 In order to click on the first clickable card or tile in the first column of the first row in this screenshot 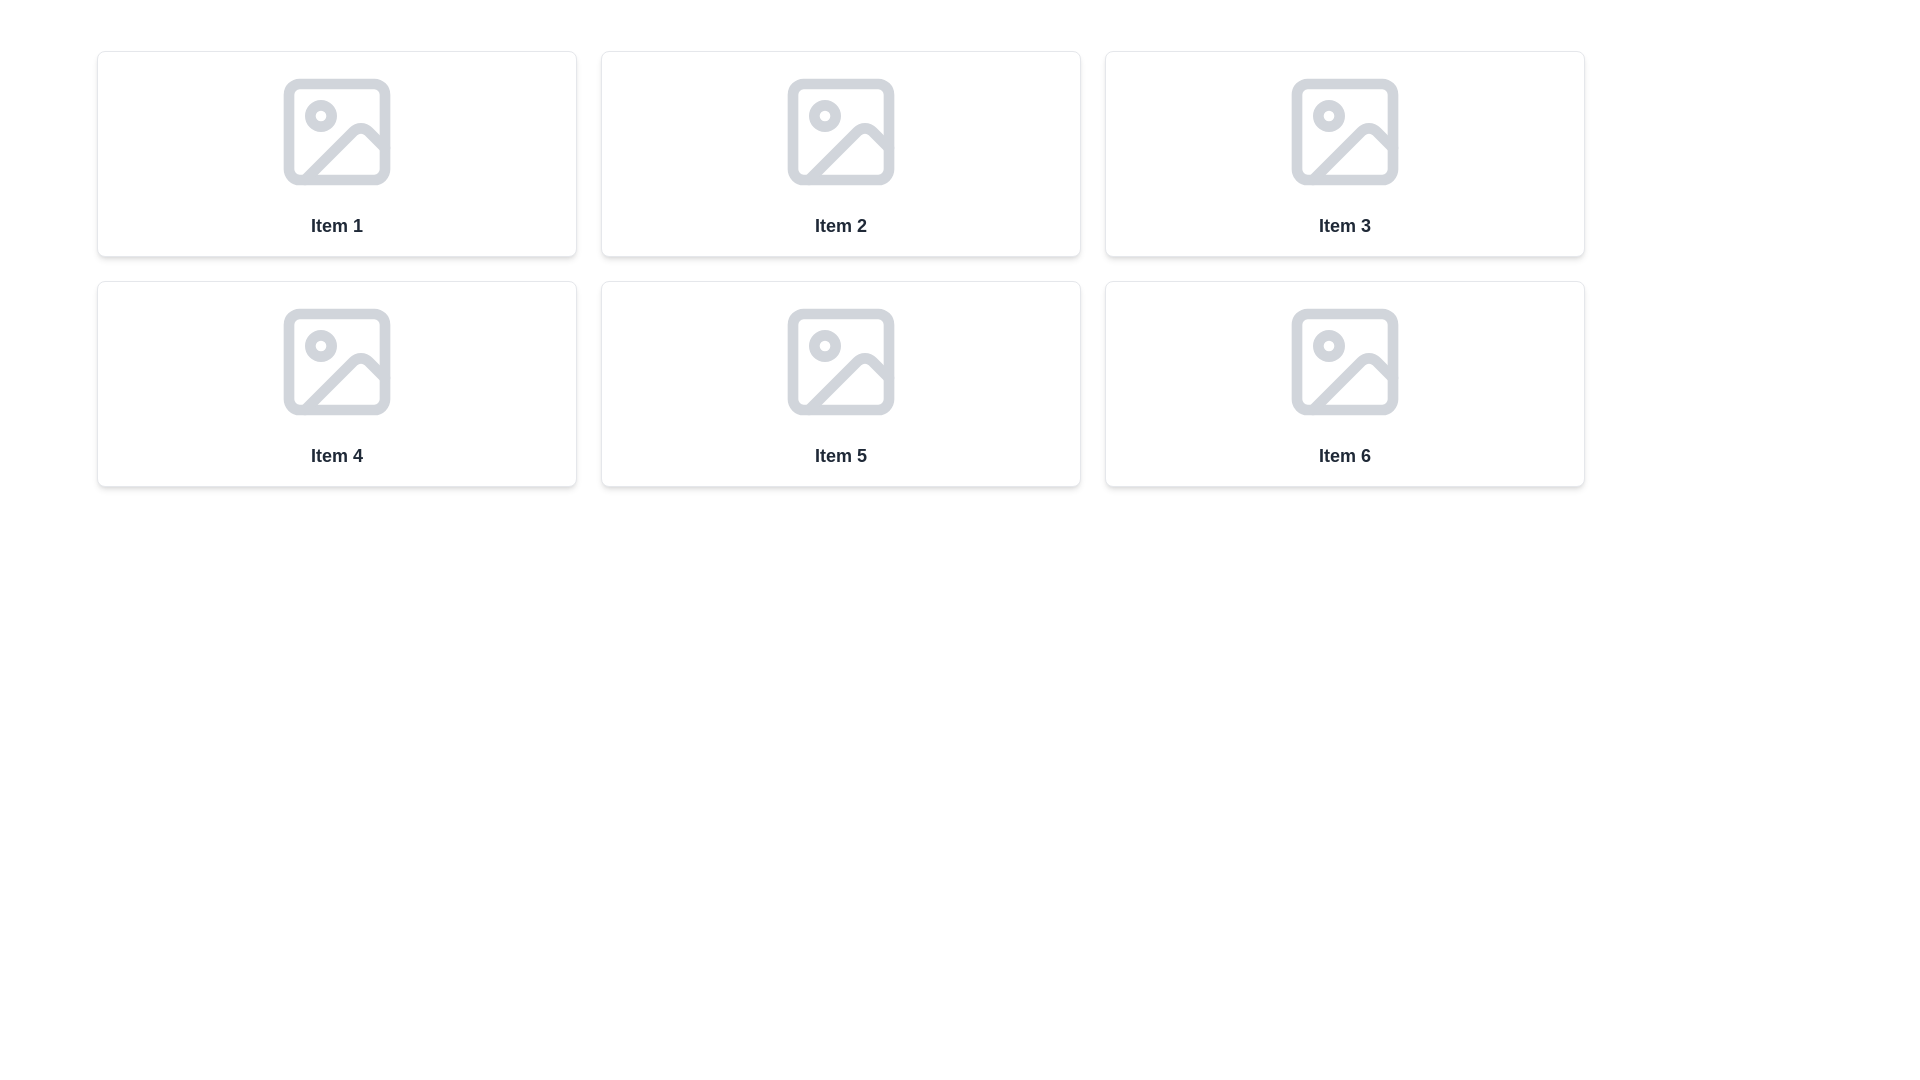, I will do `click(336, 153)`.